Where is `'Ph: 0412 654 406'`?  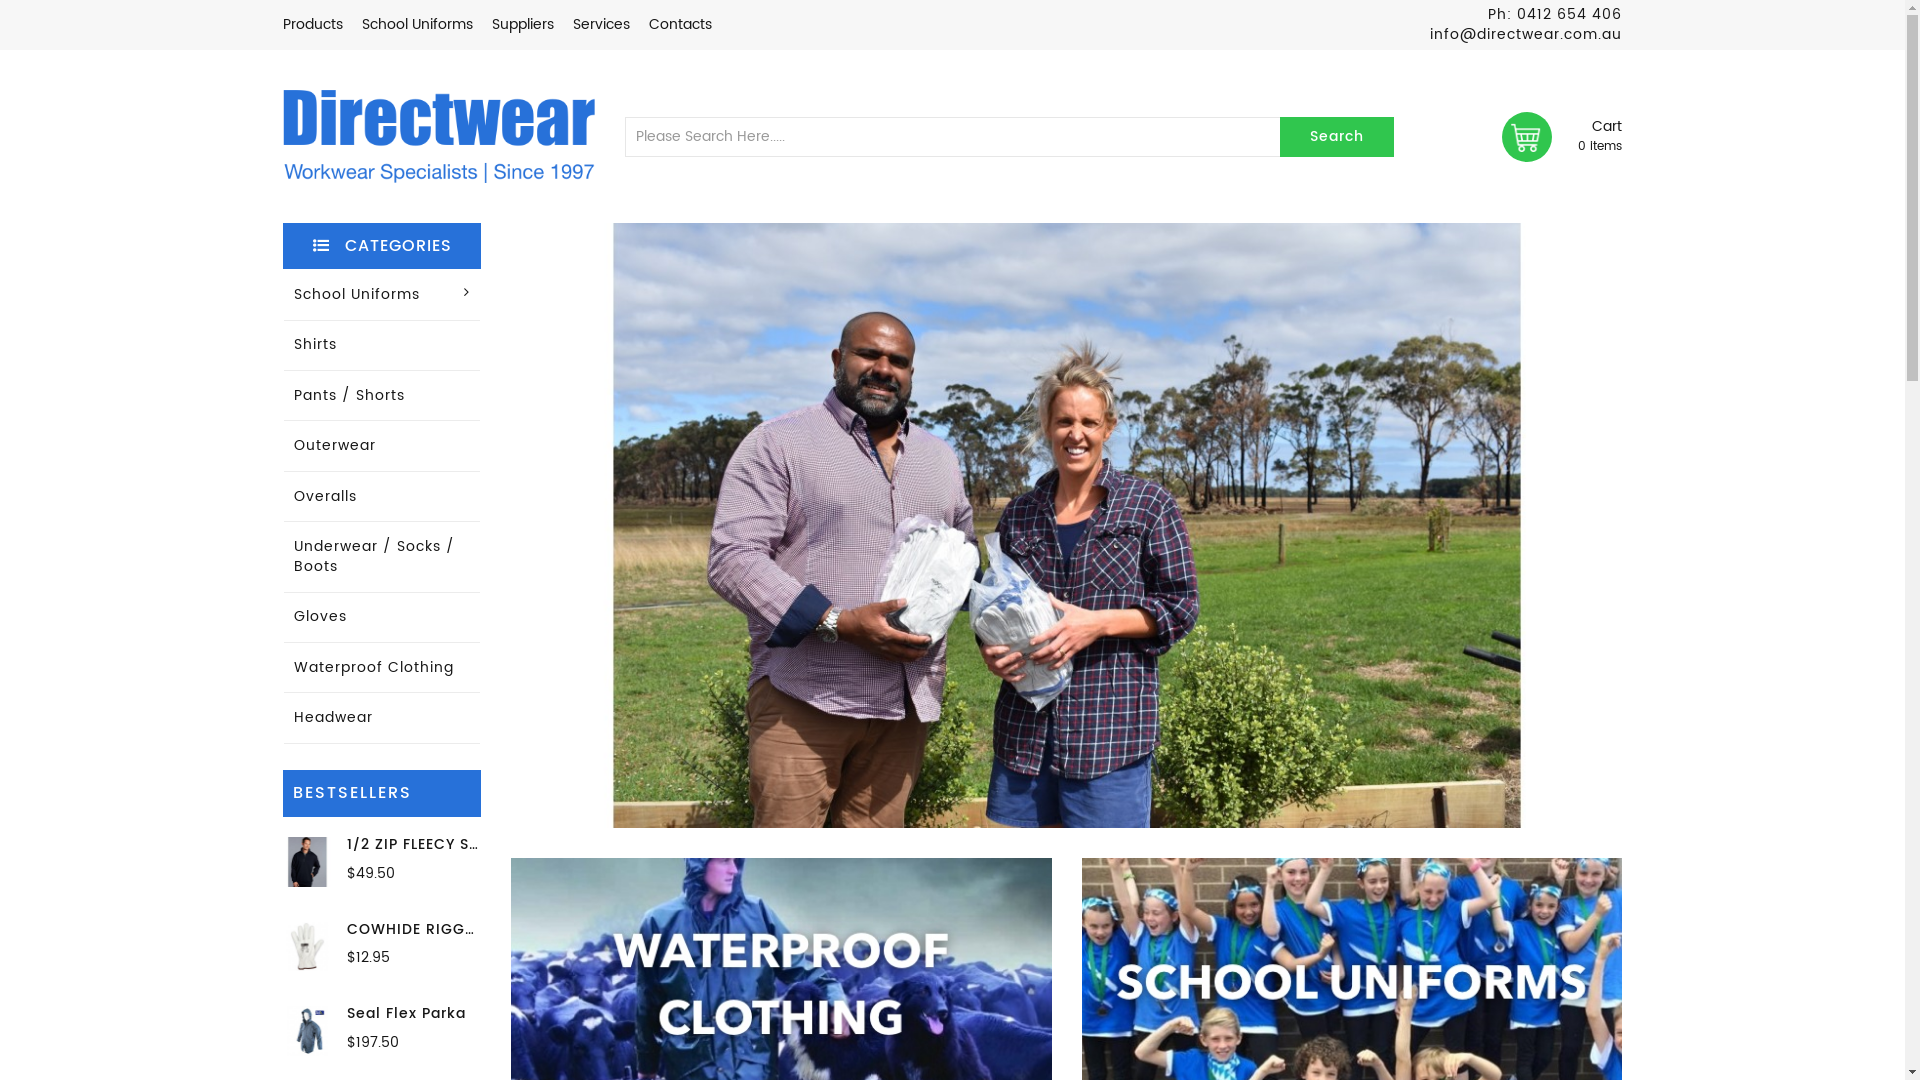 'Ph: 0412 654 406' is located at coordinates (1488, 14).